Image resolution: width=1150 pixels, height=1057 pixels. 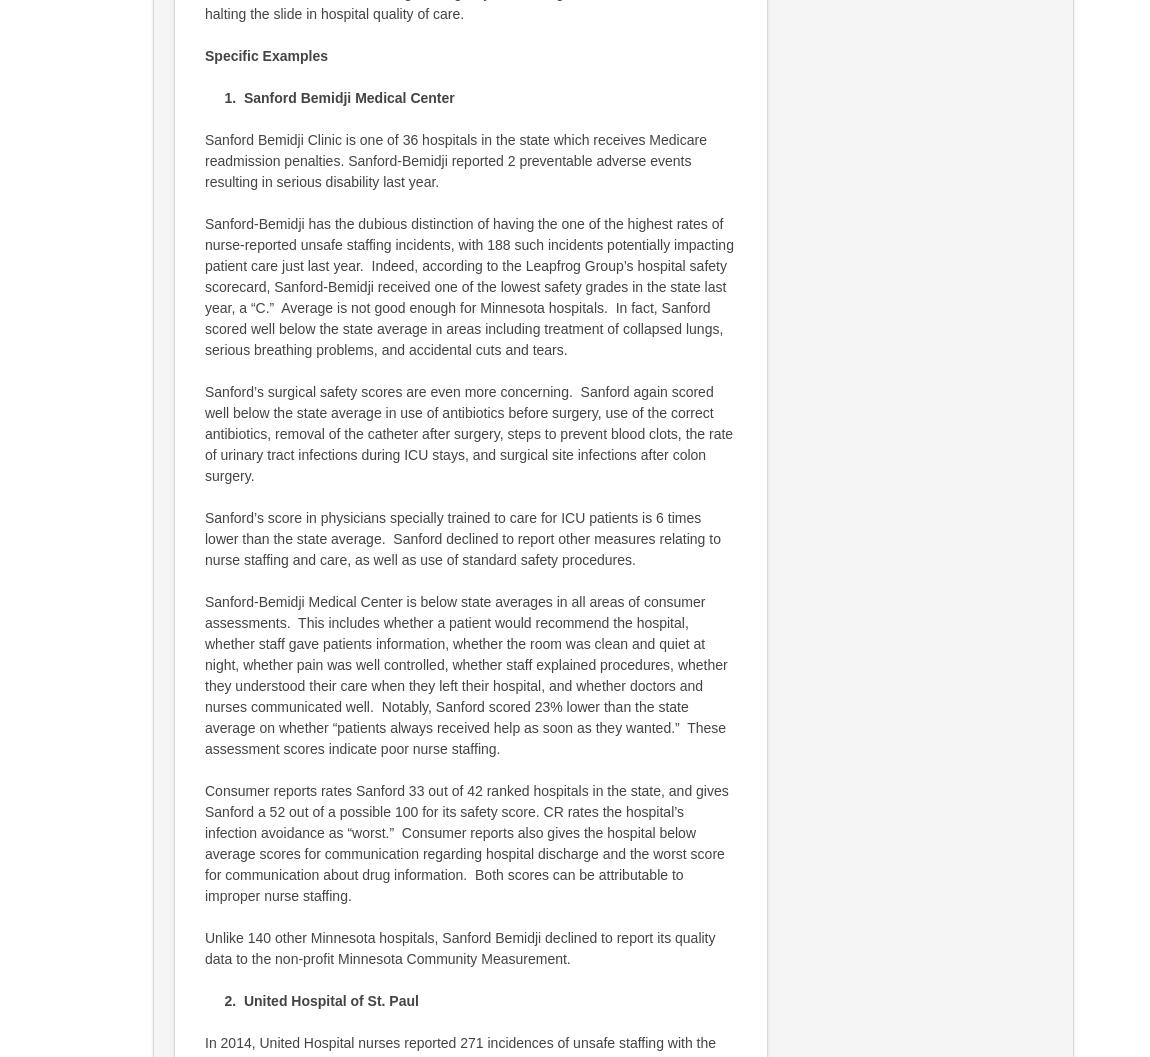 What do you see at coordinates (468, 431) in the screenshot?
I see `'Sanford’s surgical safety scores are even more concerning.  Sanford again scored well below the state average in use of antibiotics before surgery, use of the correct antibiotics, removal of the catheter after surgery, steps to prevent blood clots, the rate of urinary tract infections during ICU stays, and surgical site infections after colon surgery.'` at bounding box center [468, 431].